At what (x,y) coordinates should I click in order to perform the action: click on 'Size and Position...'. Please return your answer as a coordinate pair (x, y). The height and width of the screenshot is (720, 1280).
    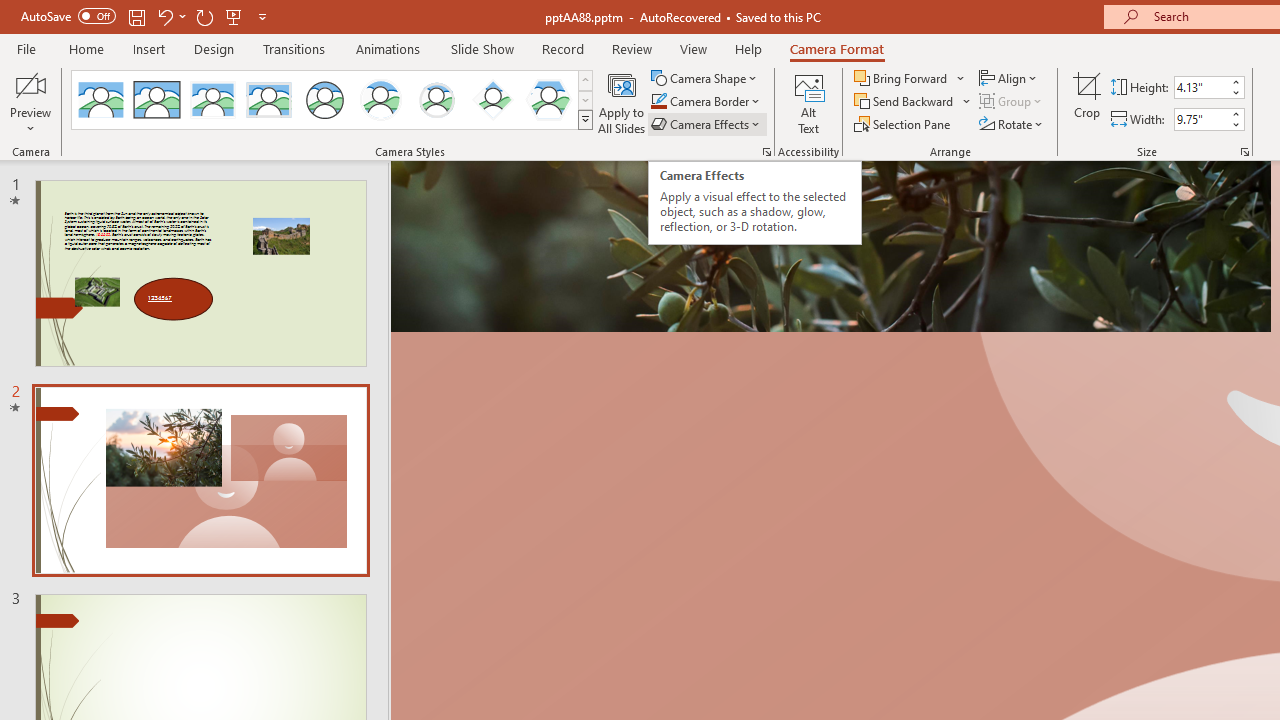
    Looking at the image, I should click on (1243, 150).